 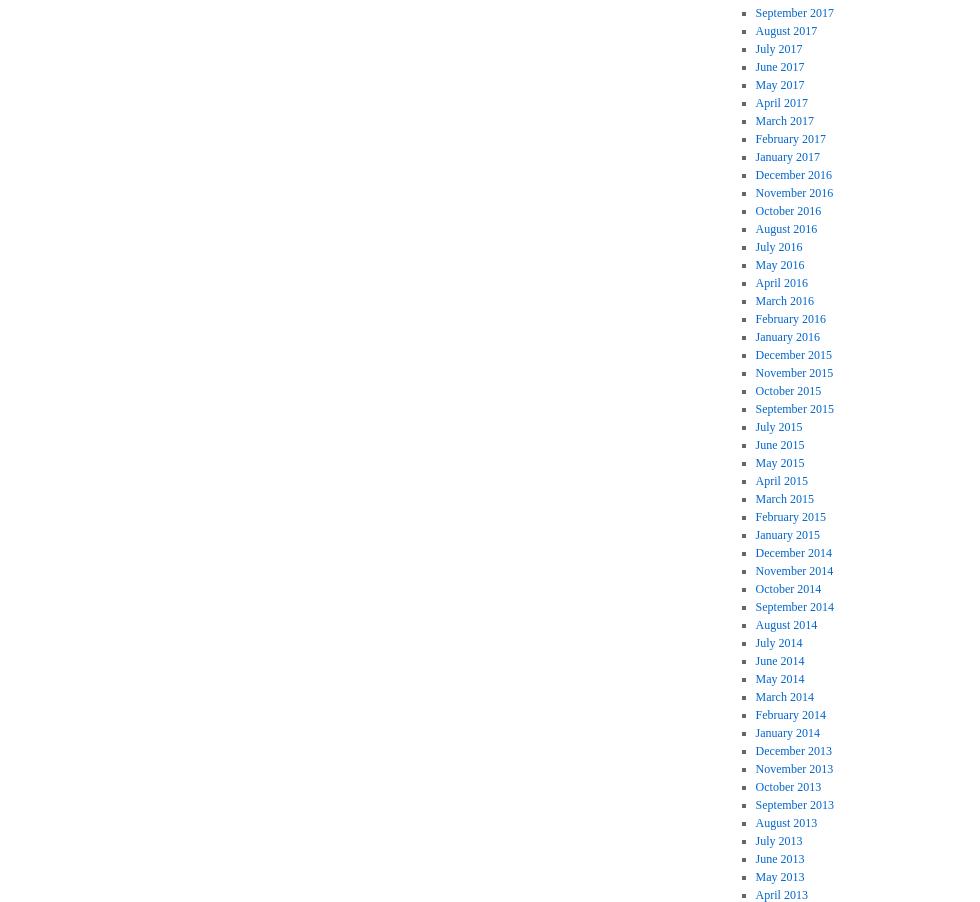 What do you see at coordinates (793, 407) in the screenshot?
I see `'September 2015'` at bounding box center [793, 407].